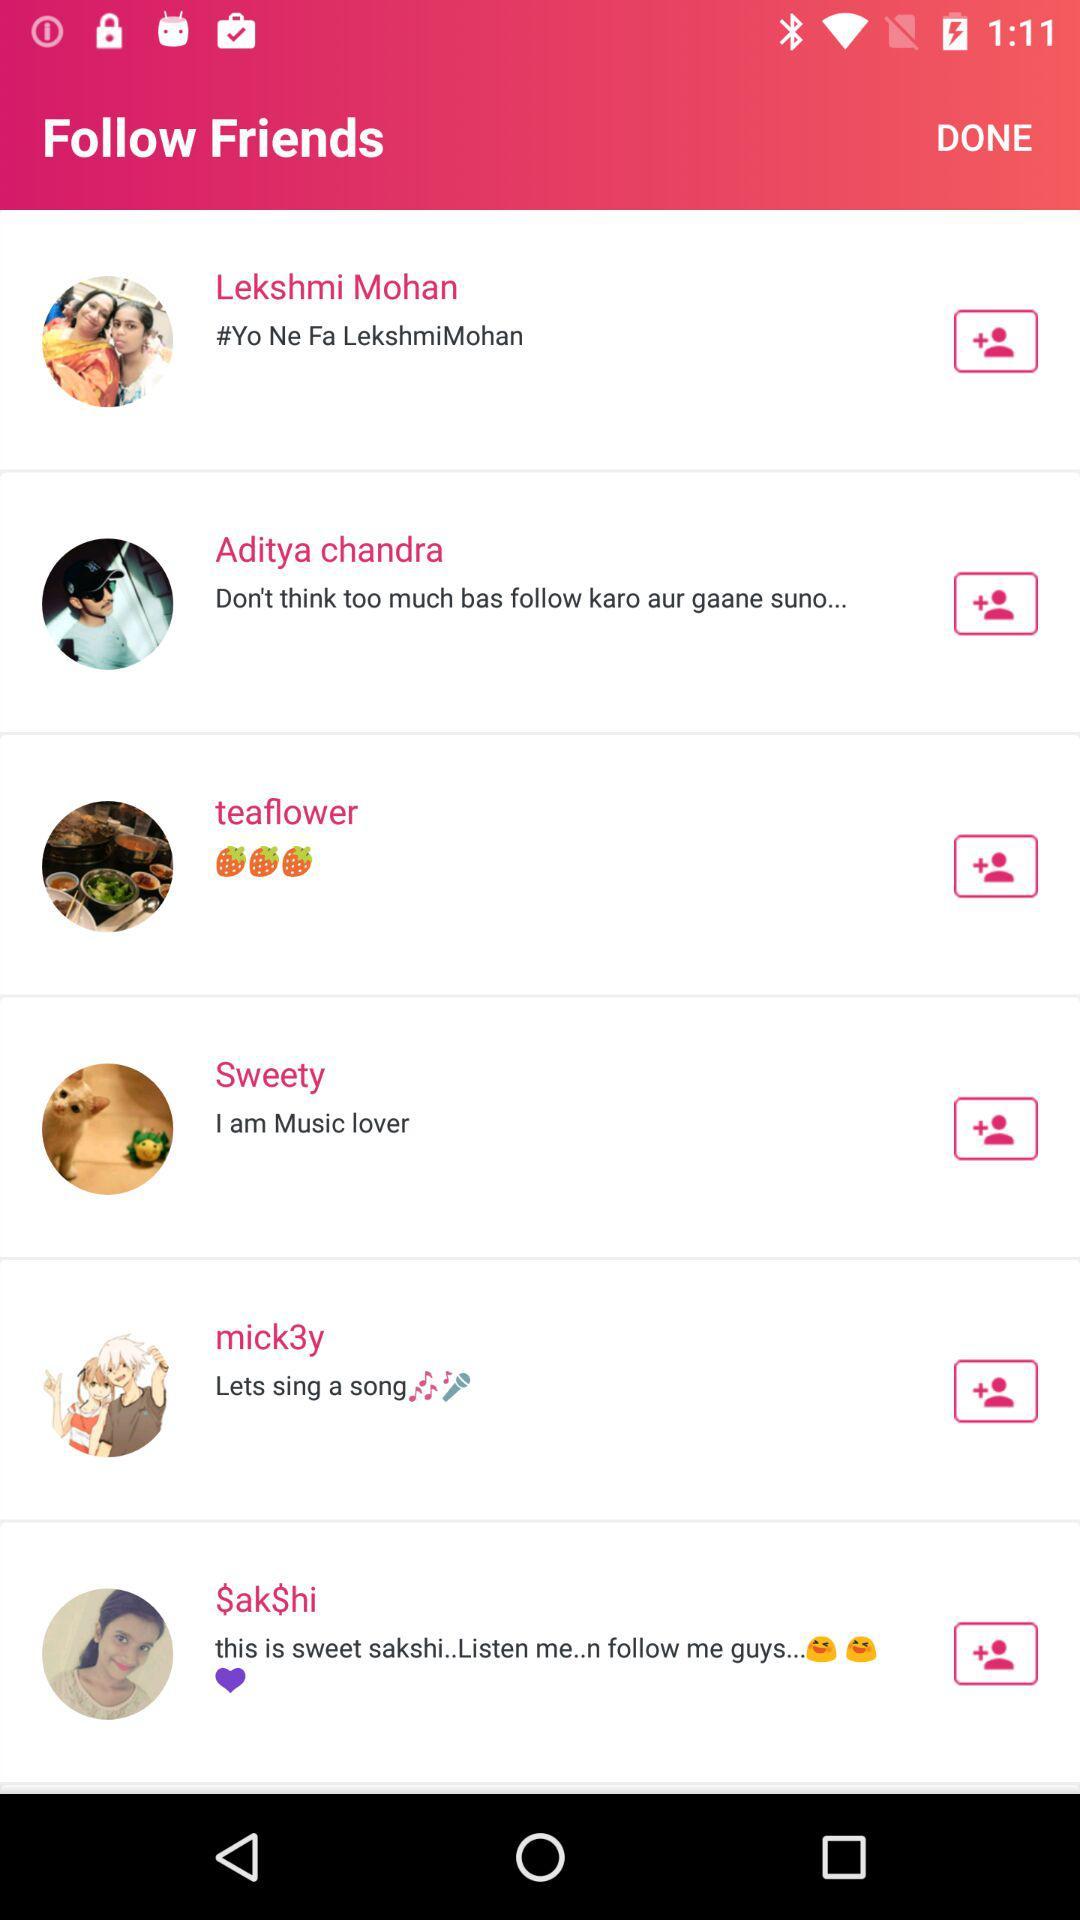 The image size is (1080, 1920). What do you see at coordinates (995, 1390) in the screenshot?
I see `go do context` at bounding box center [995, 1390].